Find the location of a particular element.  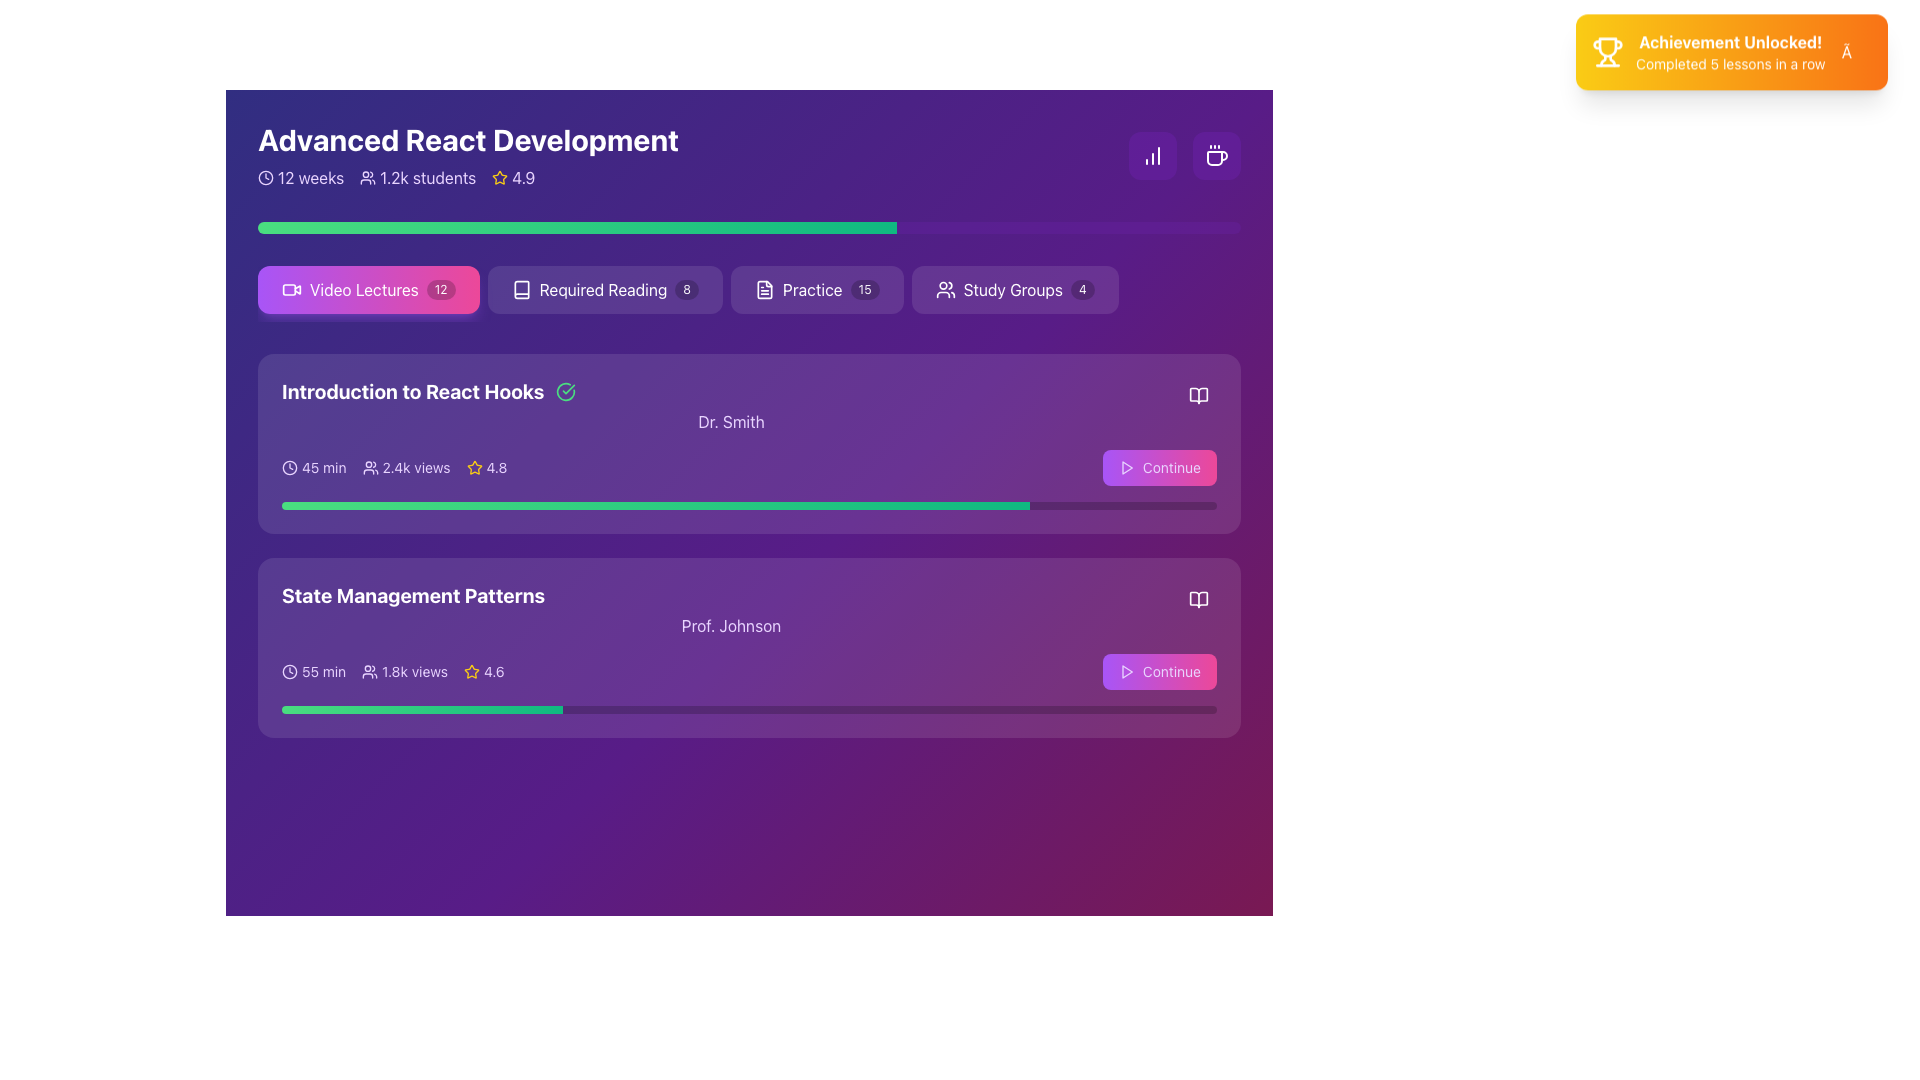

the icon button shaped like an open book, which has a white outline on a purple background, located in the bottom-right corner of the 'State Management Patterns' section next to 'Prof. Johnson' is located at coordinates (1199, 599).